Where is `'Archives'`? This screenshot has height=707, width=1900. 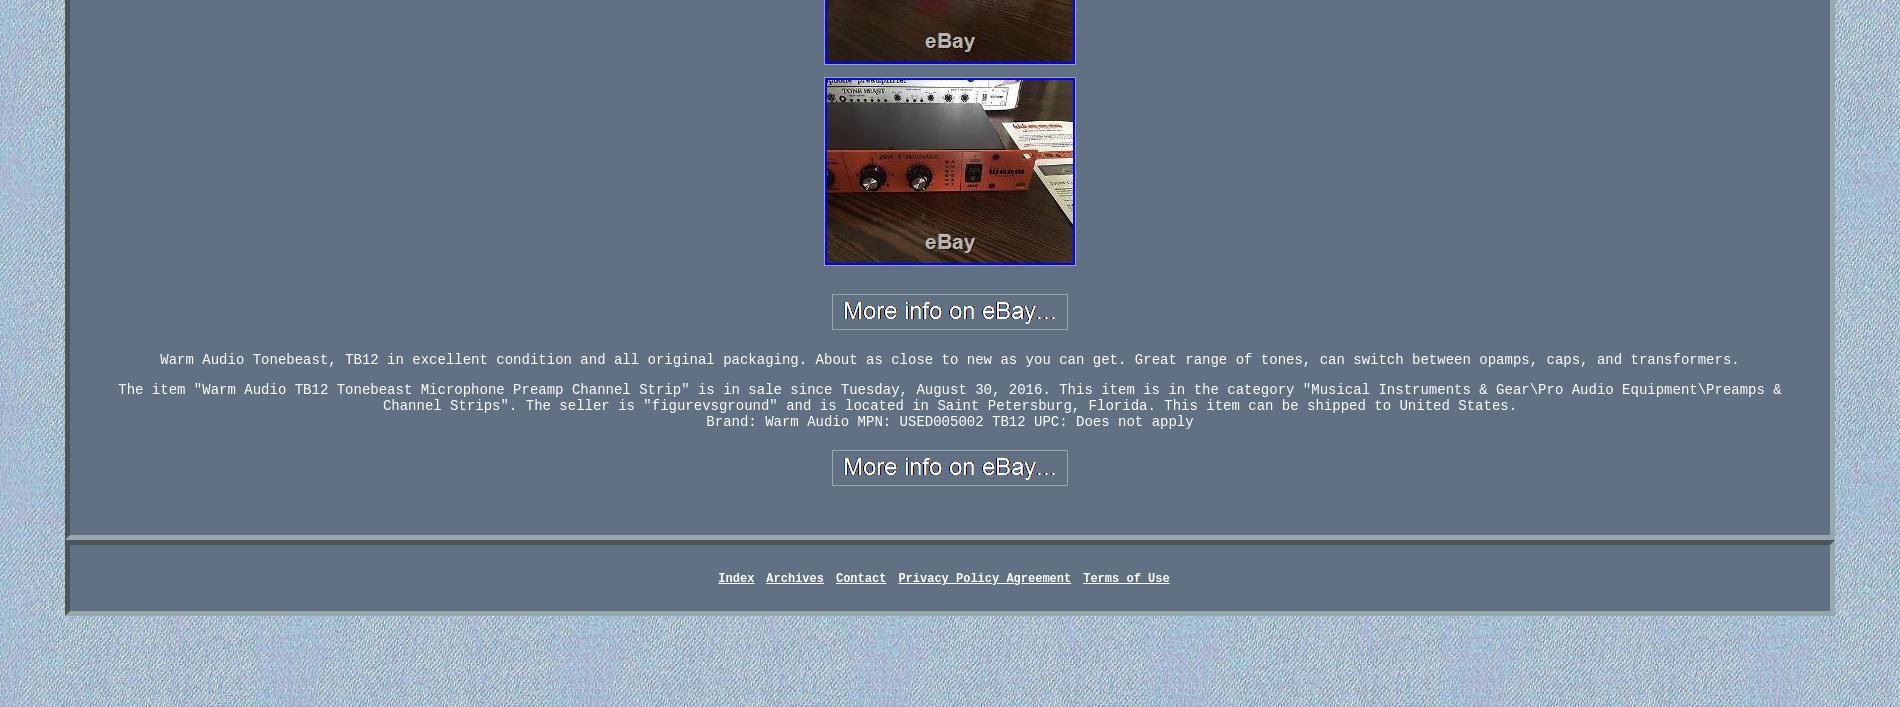
'Archives' is located at coordinates (793, 579).